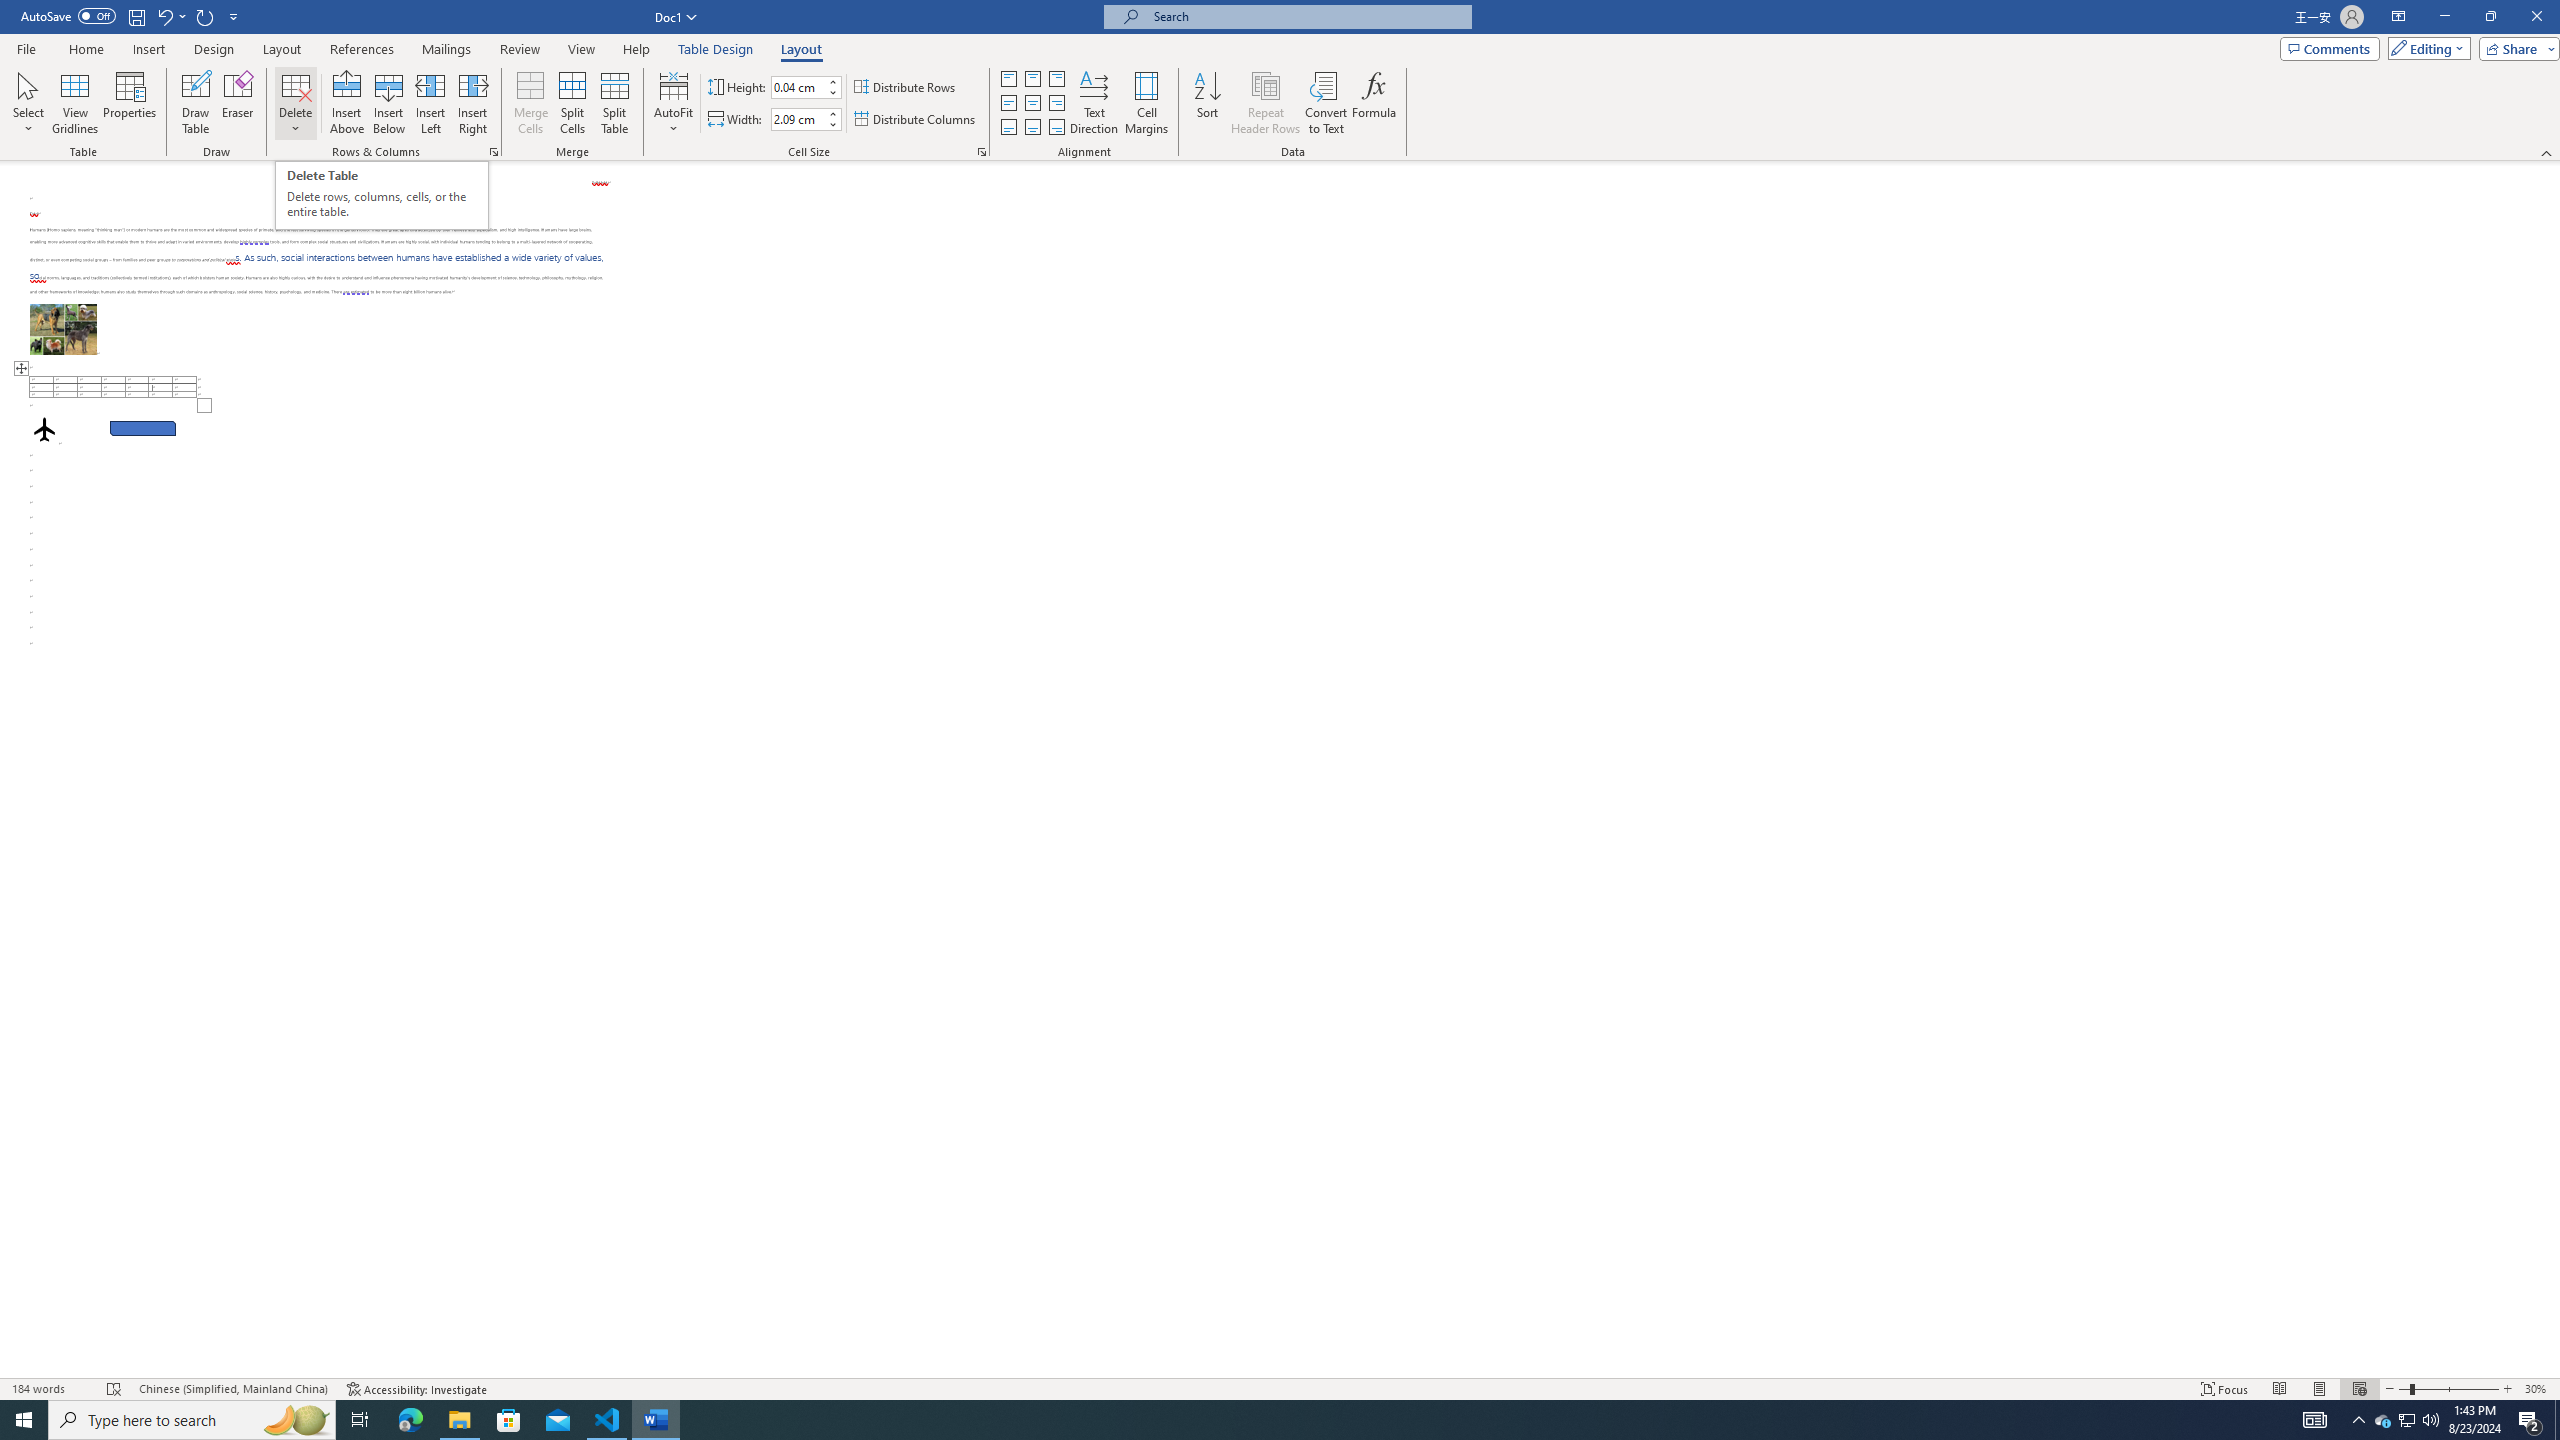 The width and height of the screenshot is (2560, 1440). Describe the element at coordinates (142, 428) in the screenshot. I see `'Rectangle: Diagonal Corners Snipped 2'` at that location.